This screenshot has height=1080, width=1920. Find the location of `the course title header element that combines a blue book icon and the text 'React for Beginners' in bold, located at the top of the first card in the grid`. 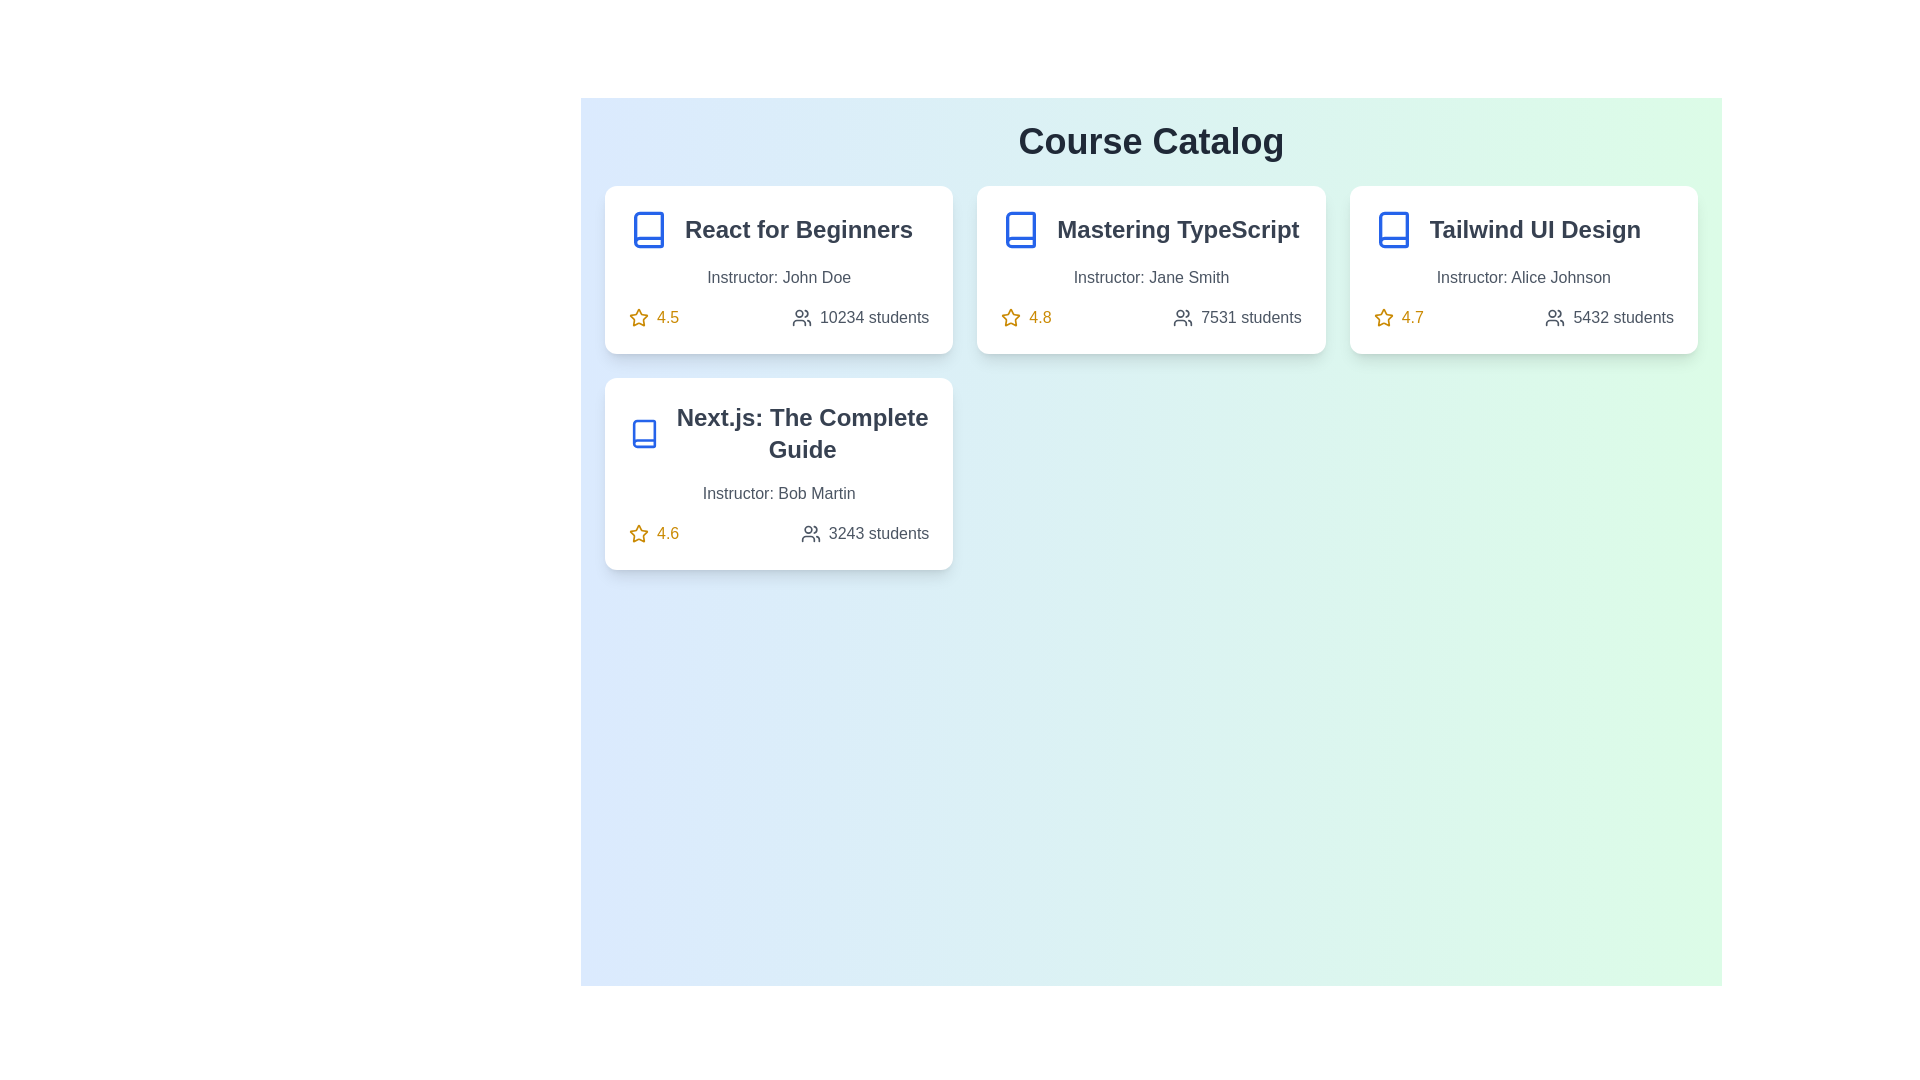

the course title header element that combines a blue book icon and the text 'React for Beginners' in bold, located at the top of the first card in the grid is located at coordinates (778, 229).